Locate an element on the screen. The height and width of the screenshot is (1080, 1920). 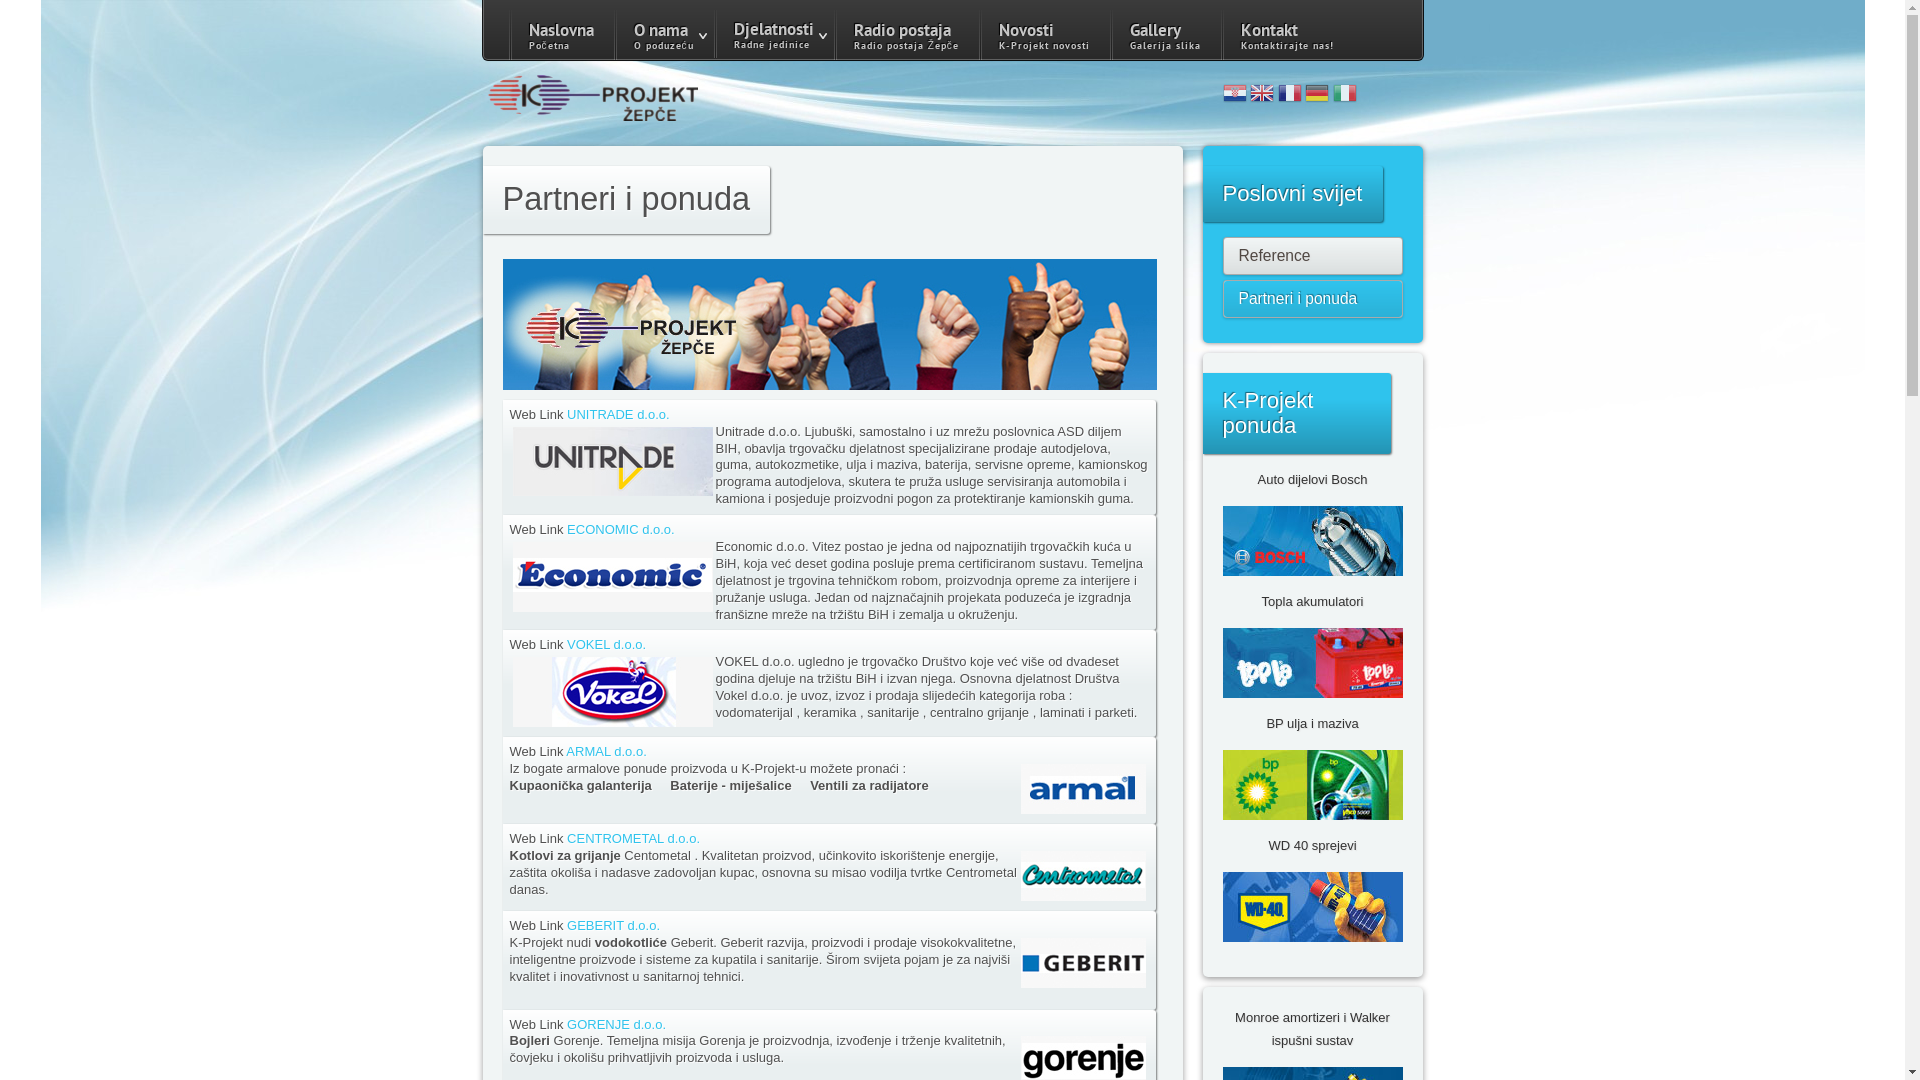
'English' is located at coordinates (1261, 95).